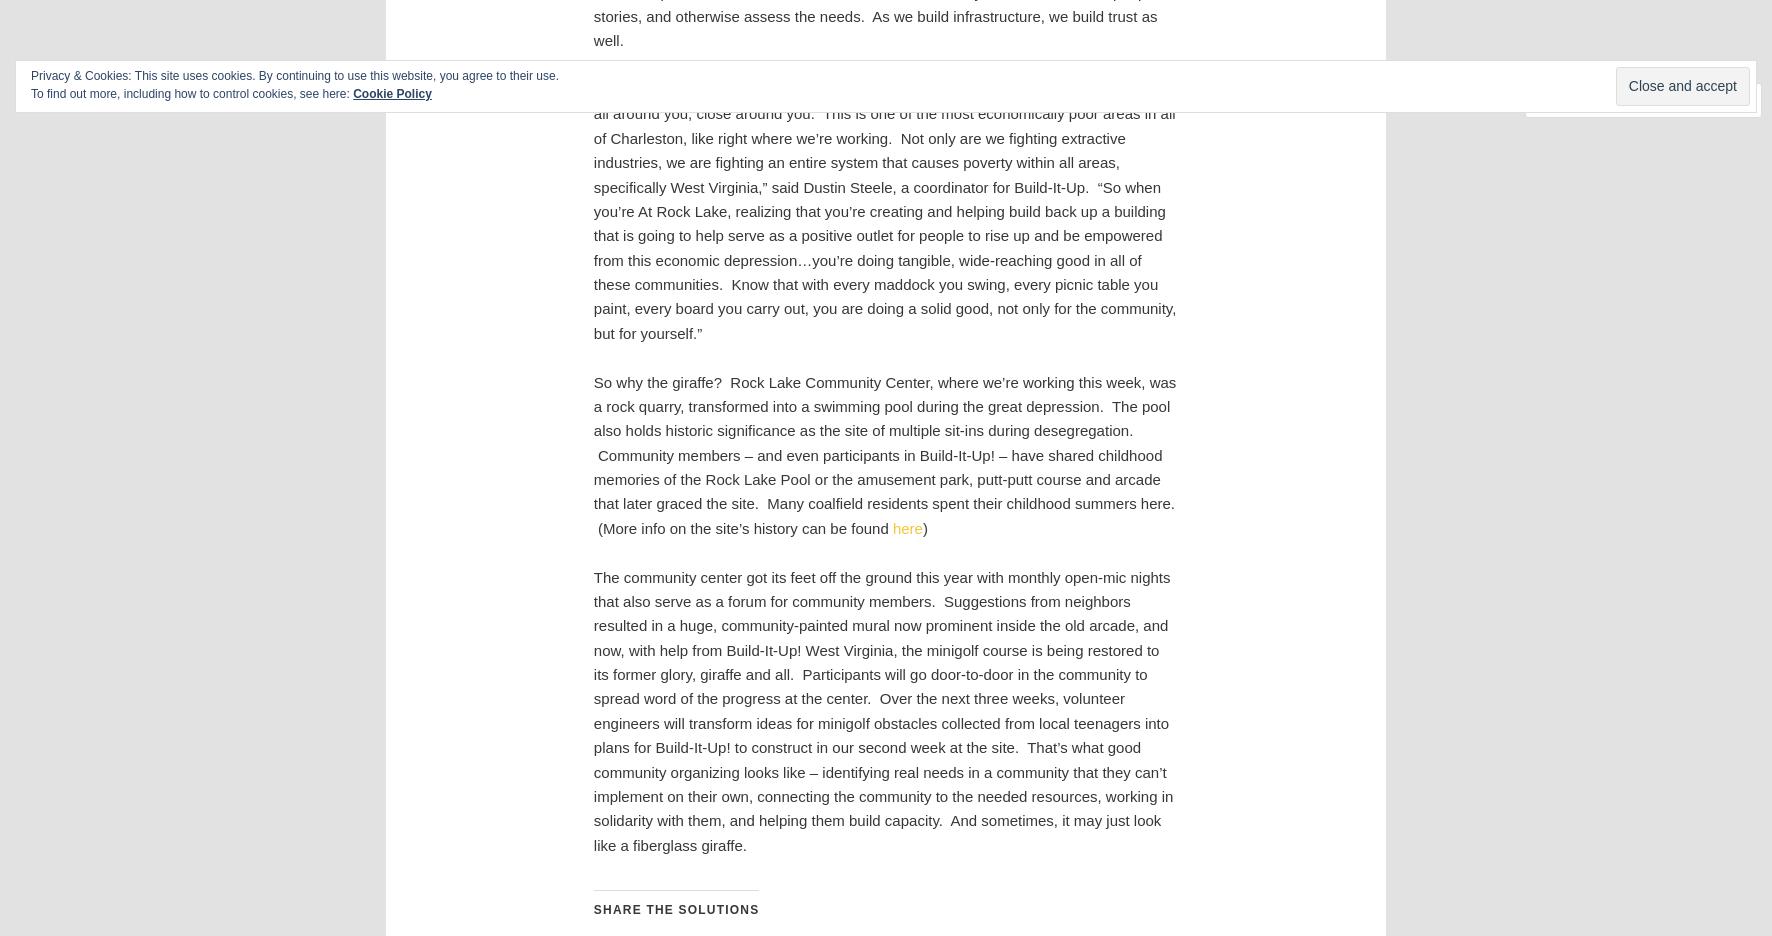 The width and height of the screenshot is (1772, 936). What do you see at coordinates (1590, 99) in the screenshot?
I see `'Comment'` at bounding box center [1590, 99].